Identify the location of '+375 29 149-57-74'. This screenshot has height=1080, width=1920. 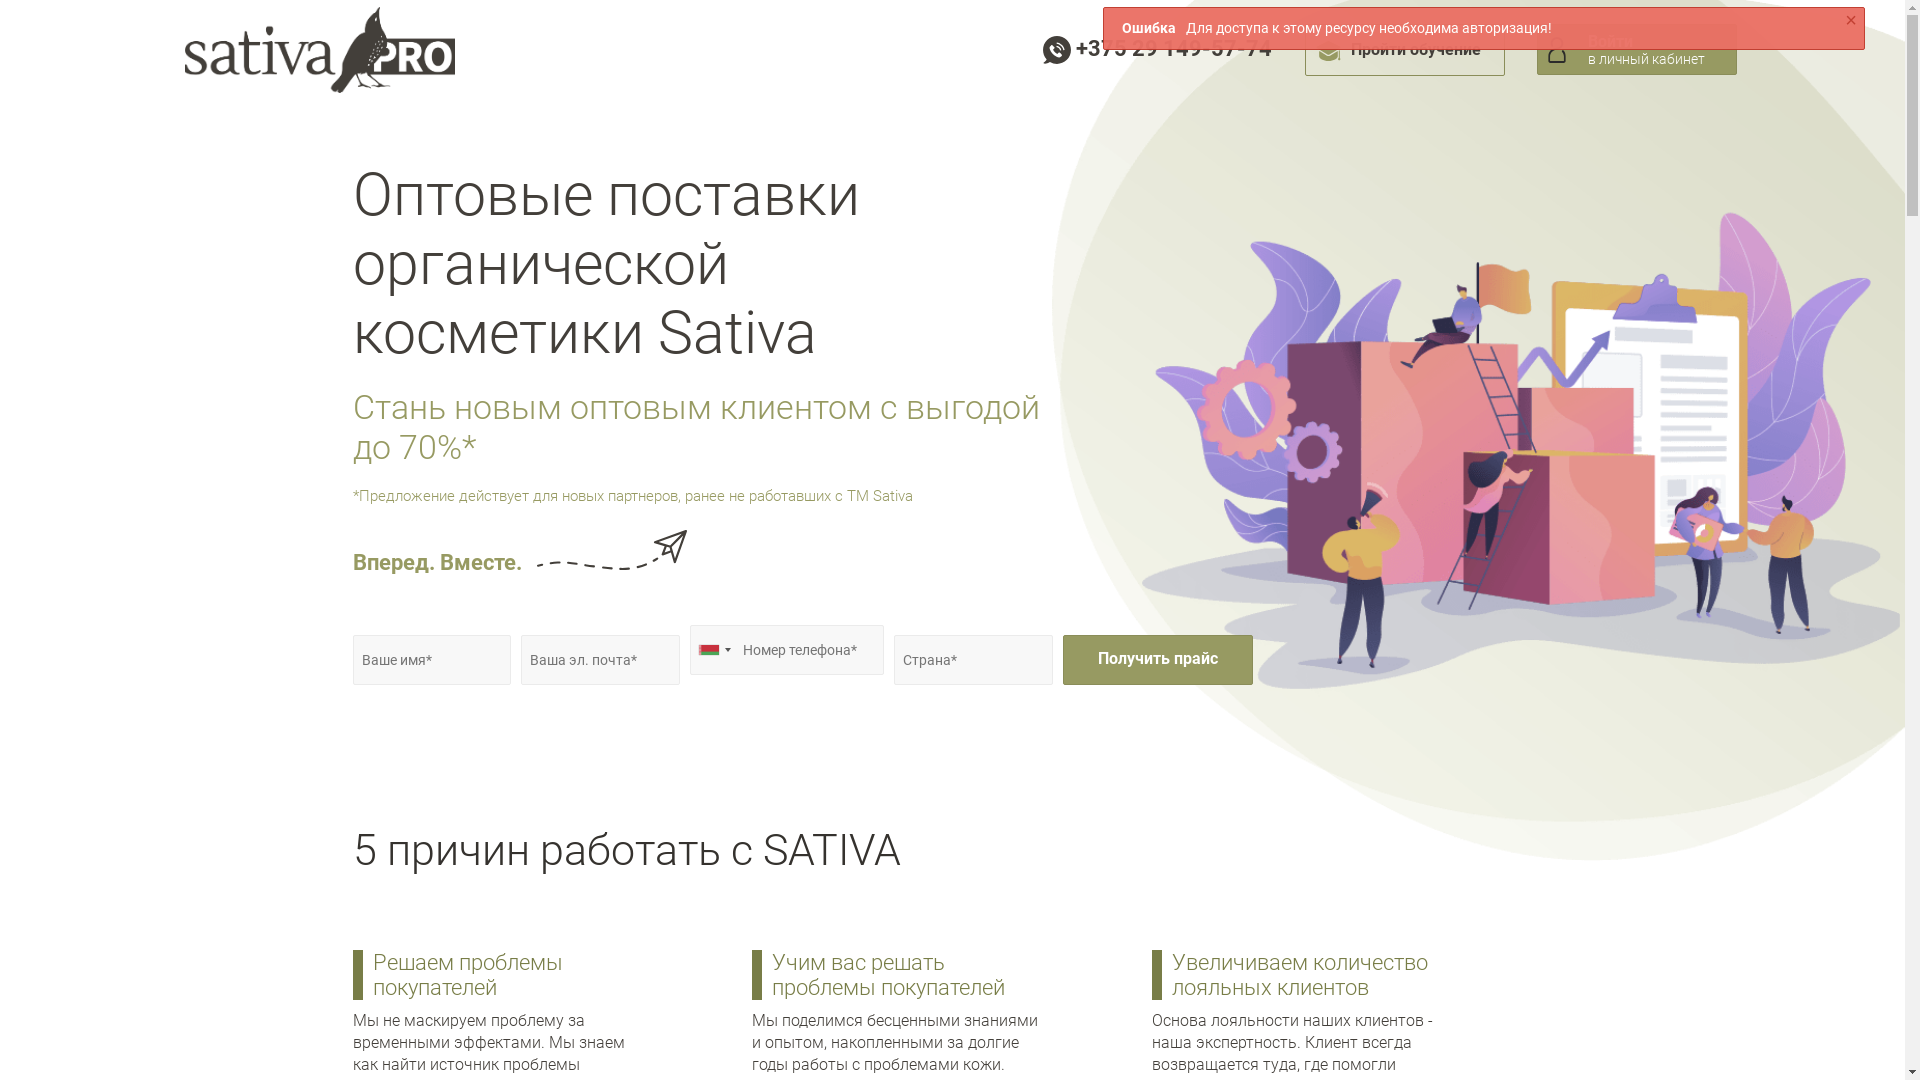
(1156, 47).